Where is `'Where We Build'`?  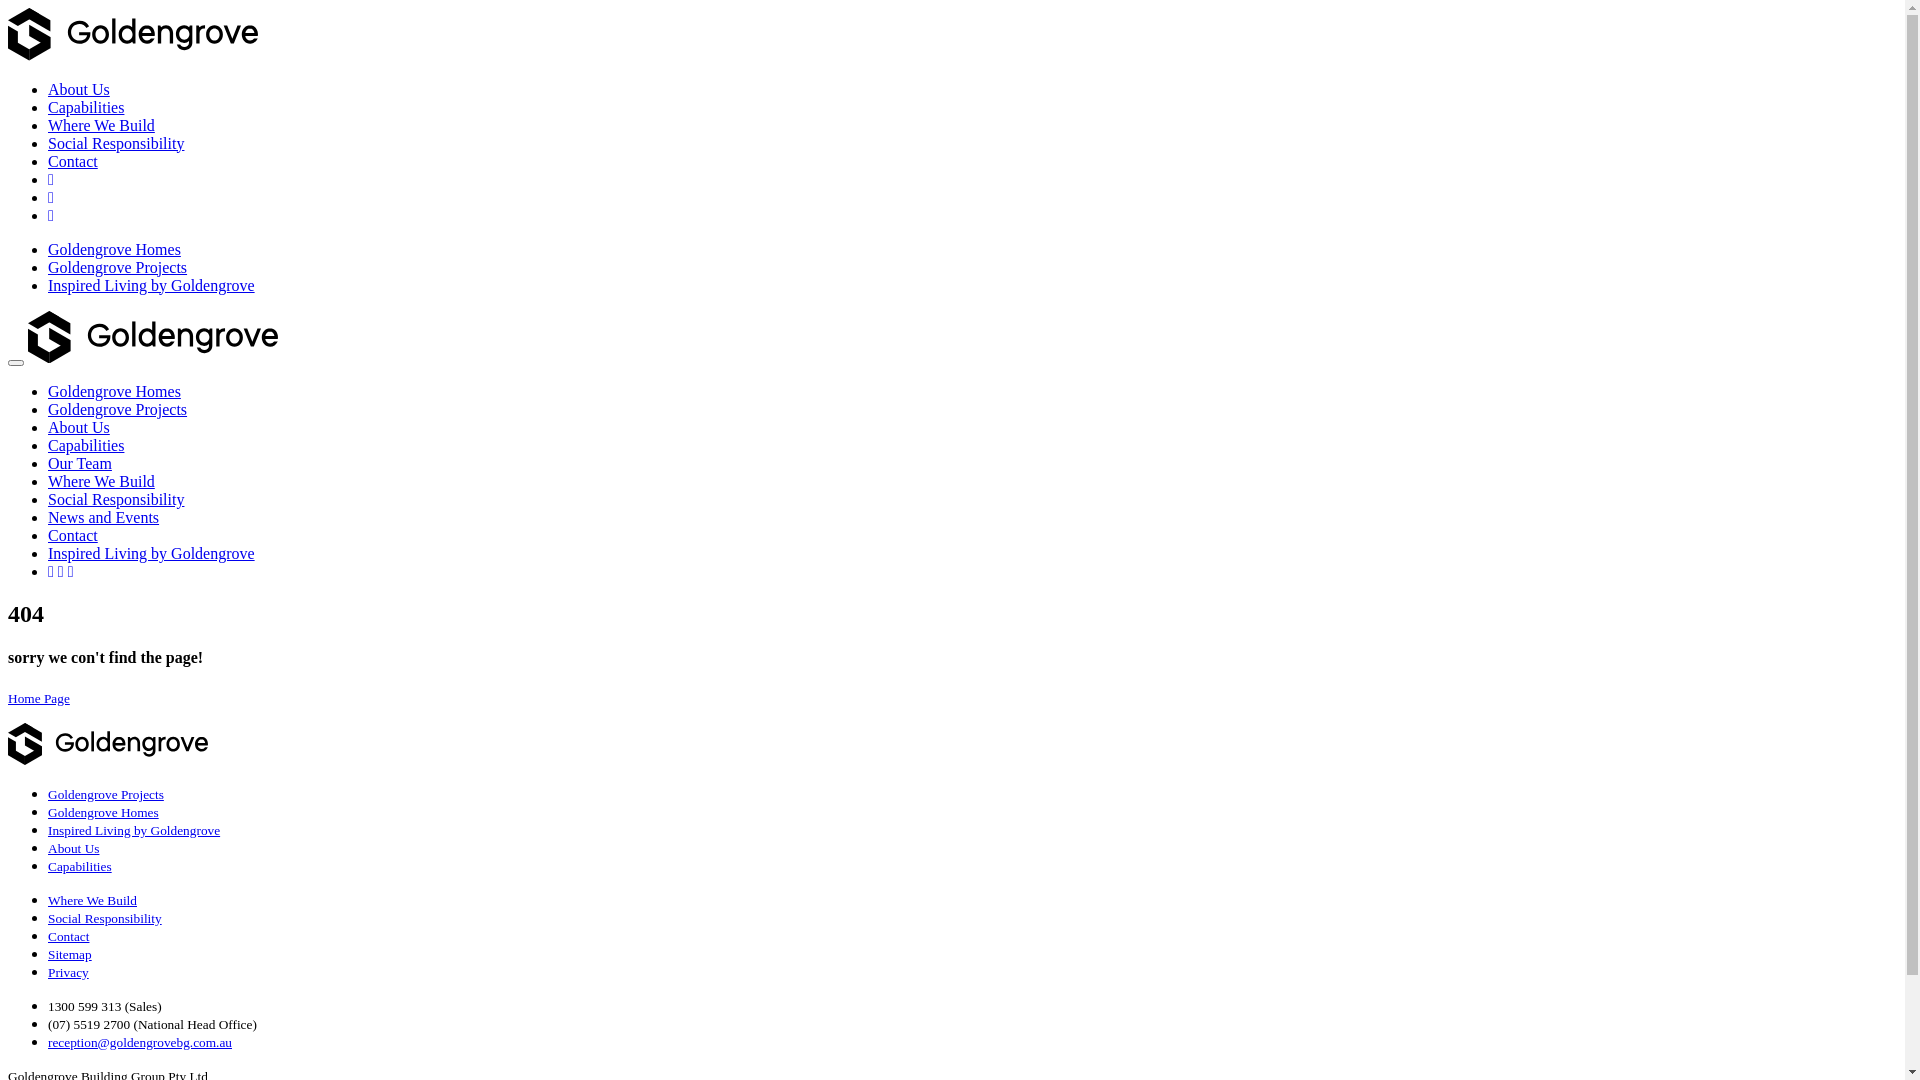 'Where We Build' is located at coordinates (100, 481).